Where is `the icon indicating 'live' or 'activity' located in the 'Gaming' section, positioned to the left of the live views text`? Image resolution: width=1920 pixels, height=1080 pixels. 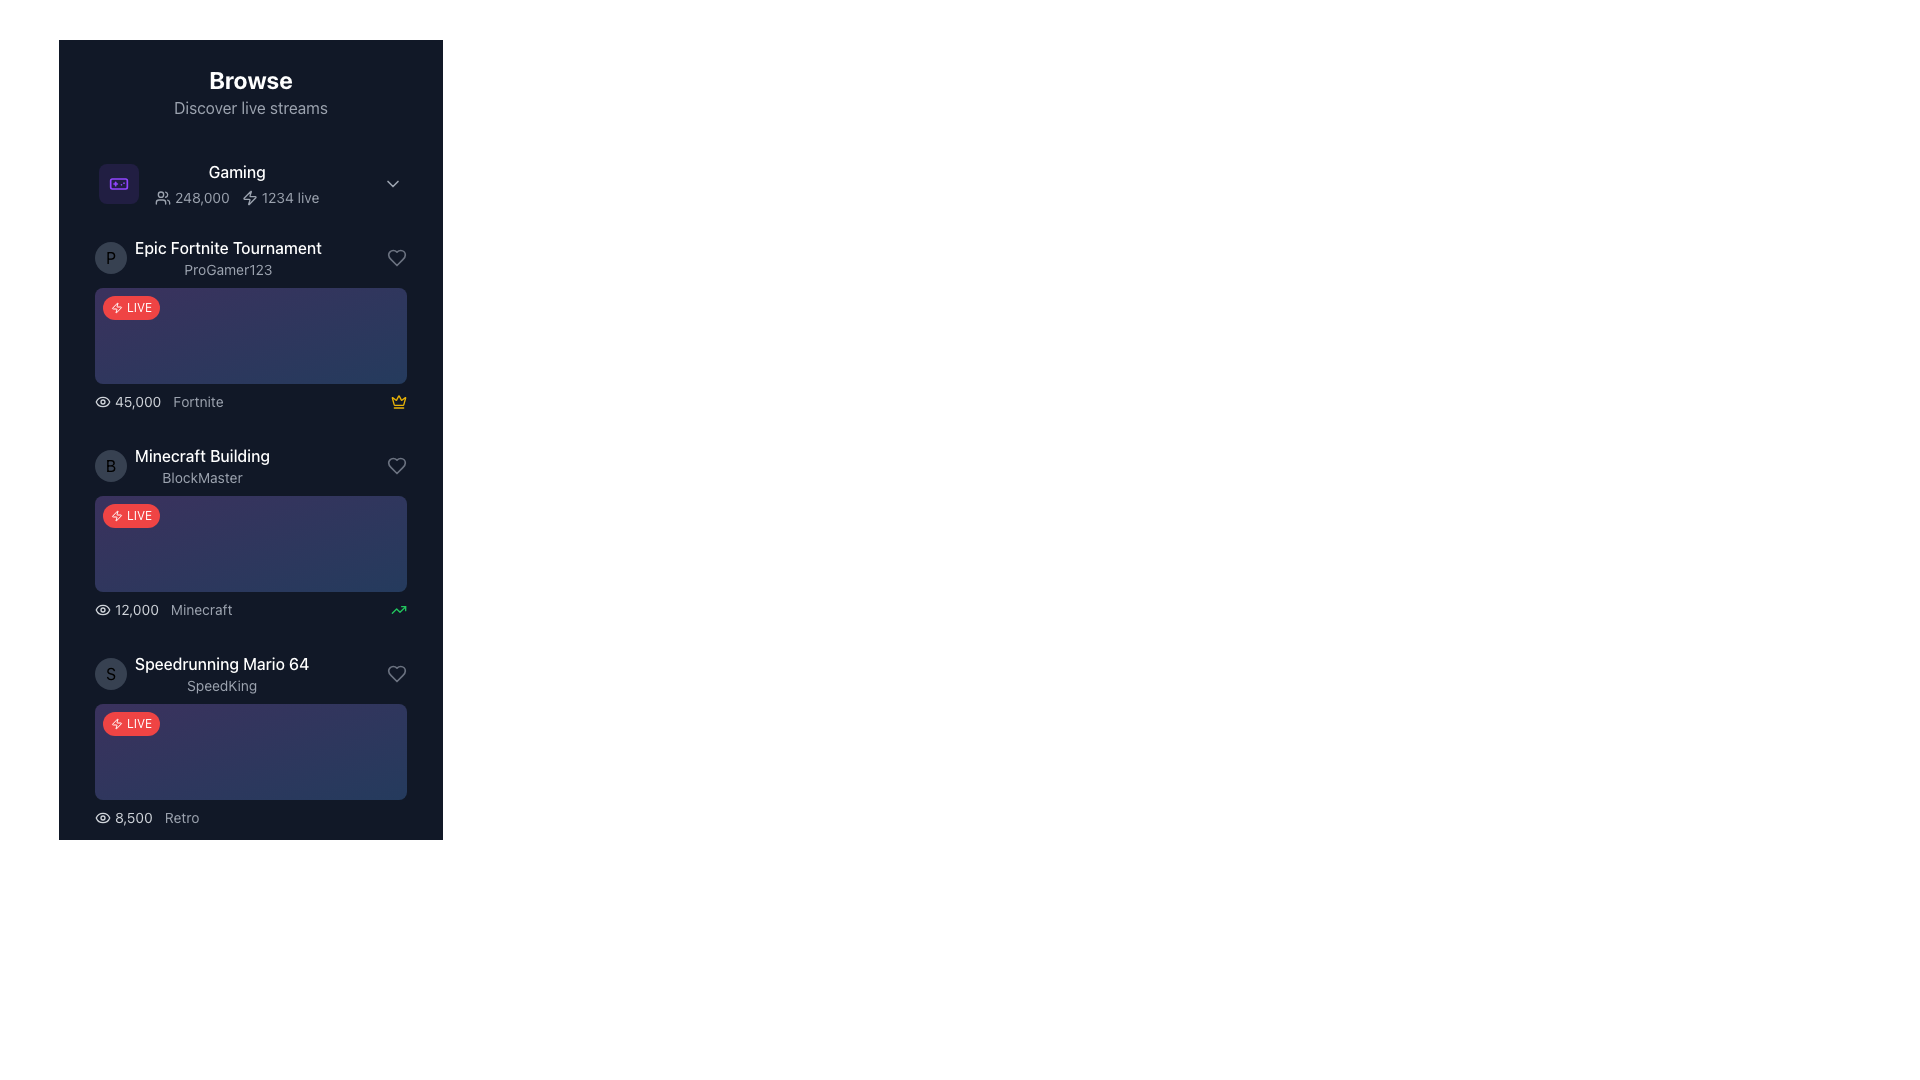 the icon indicating 'live' or 'activity' located in the 'Gaming' section, positioned to the left of the live views text is located at coordinates (115, 308).